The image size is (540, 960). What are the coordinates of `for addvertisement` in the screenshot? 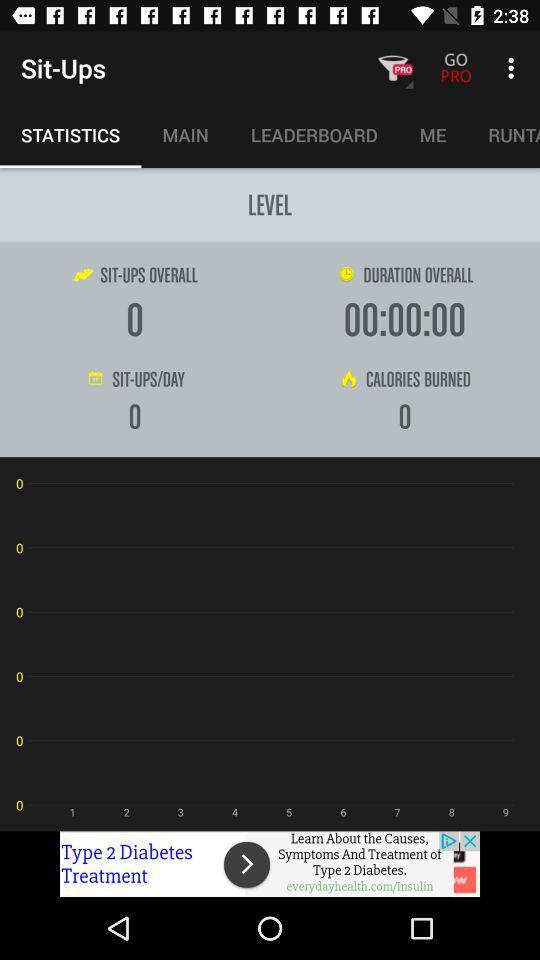 It's located at (270, 863).